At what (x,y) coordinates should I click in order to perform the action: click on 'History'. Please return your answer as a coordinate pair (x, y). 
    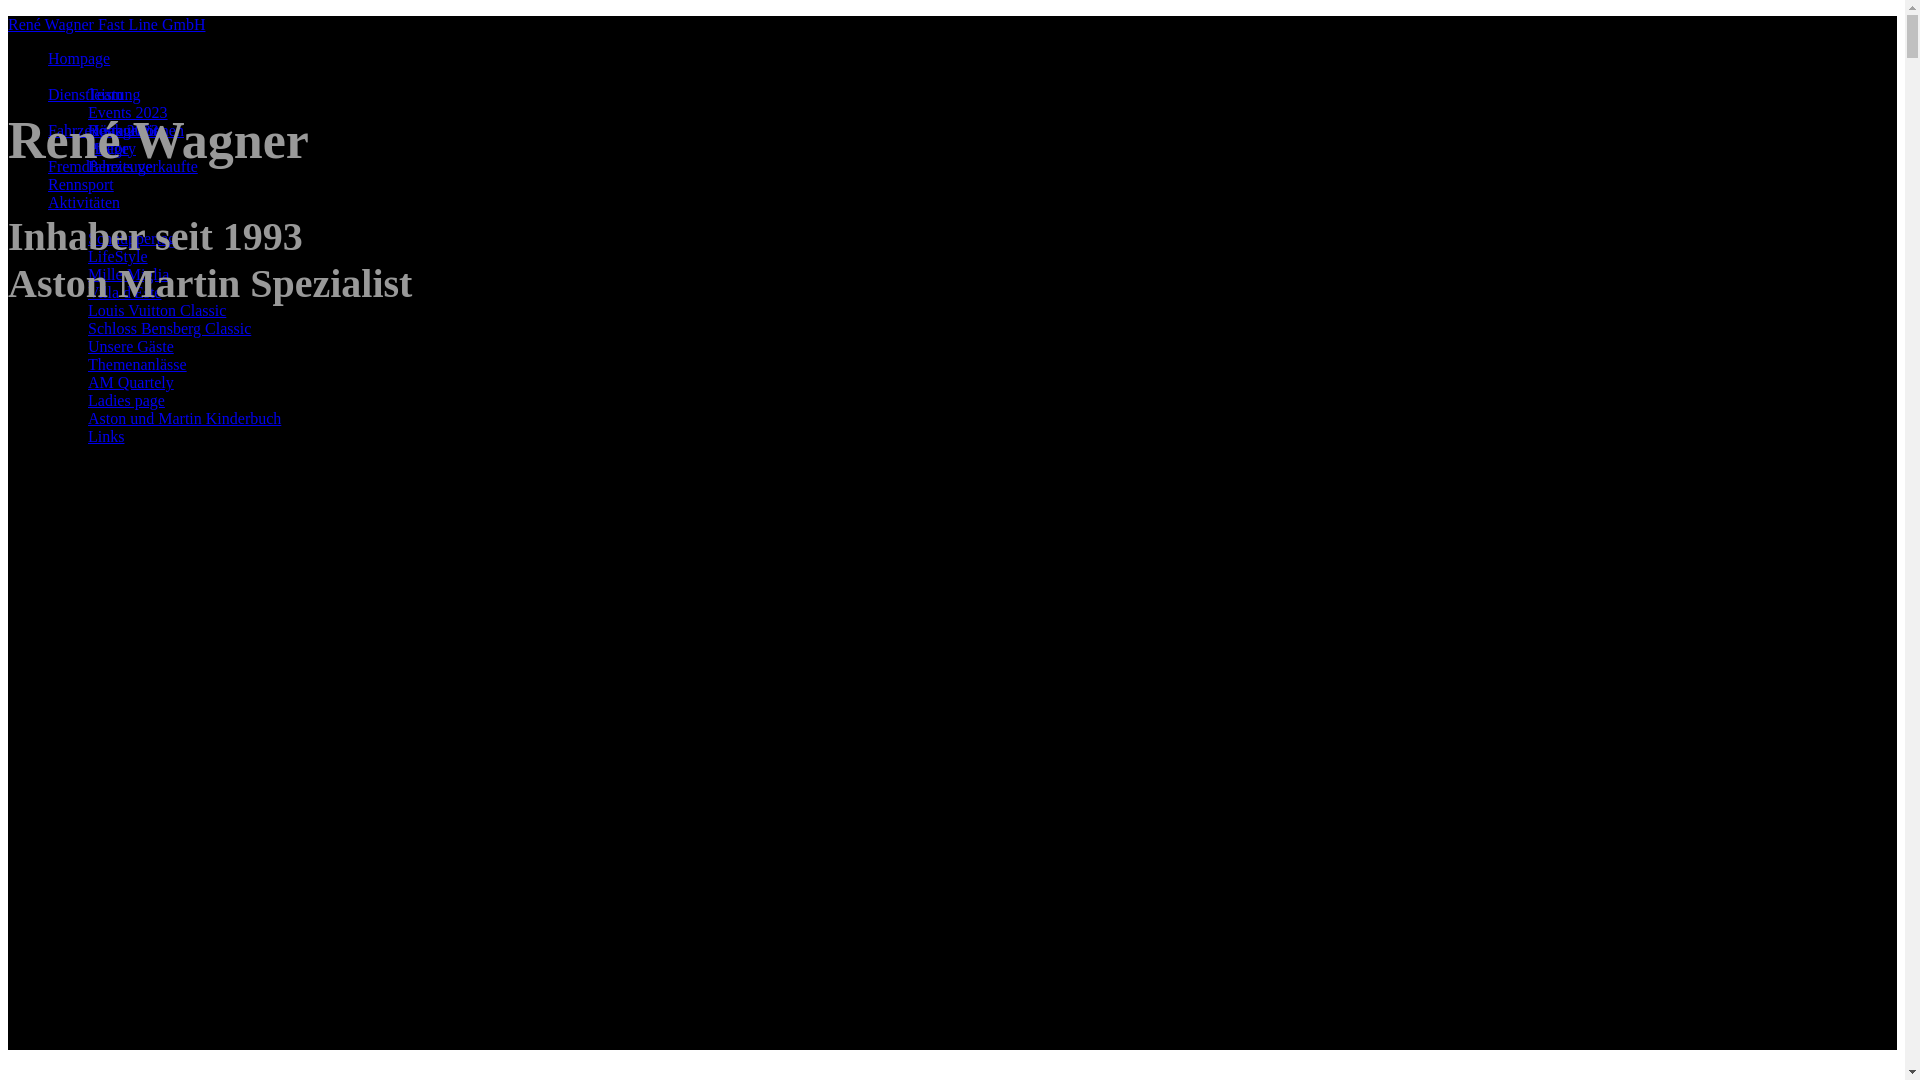
    Looking at the image, I should click on (110, 147).